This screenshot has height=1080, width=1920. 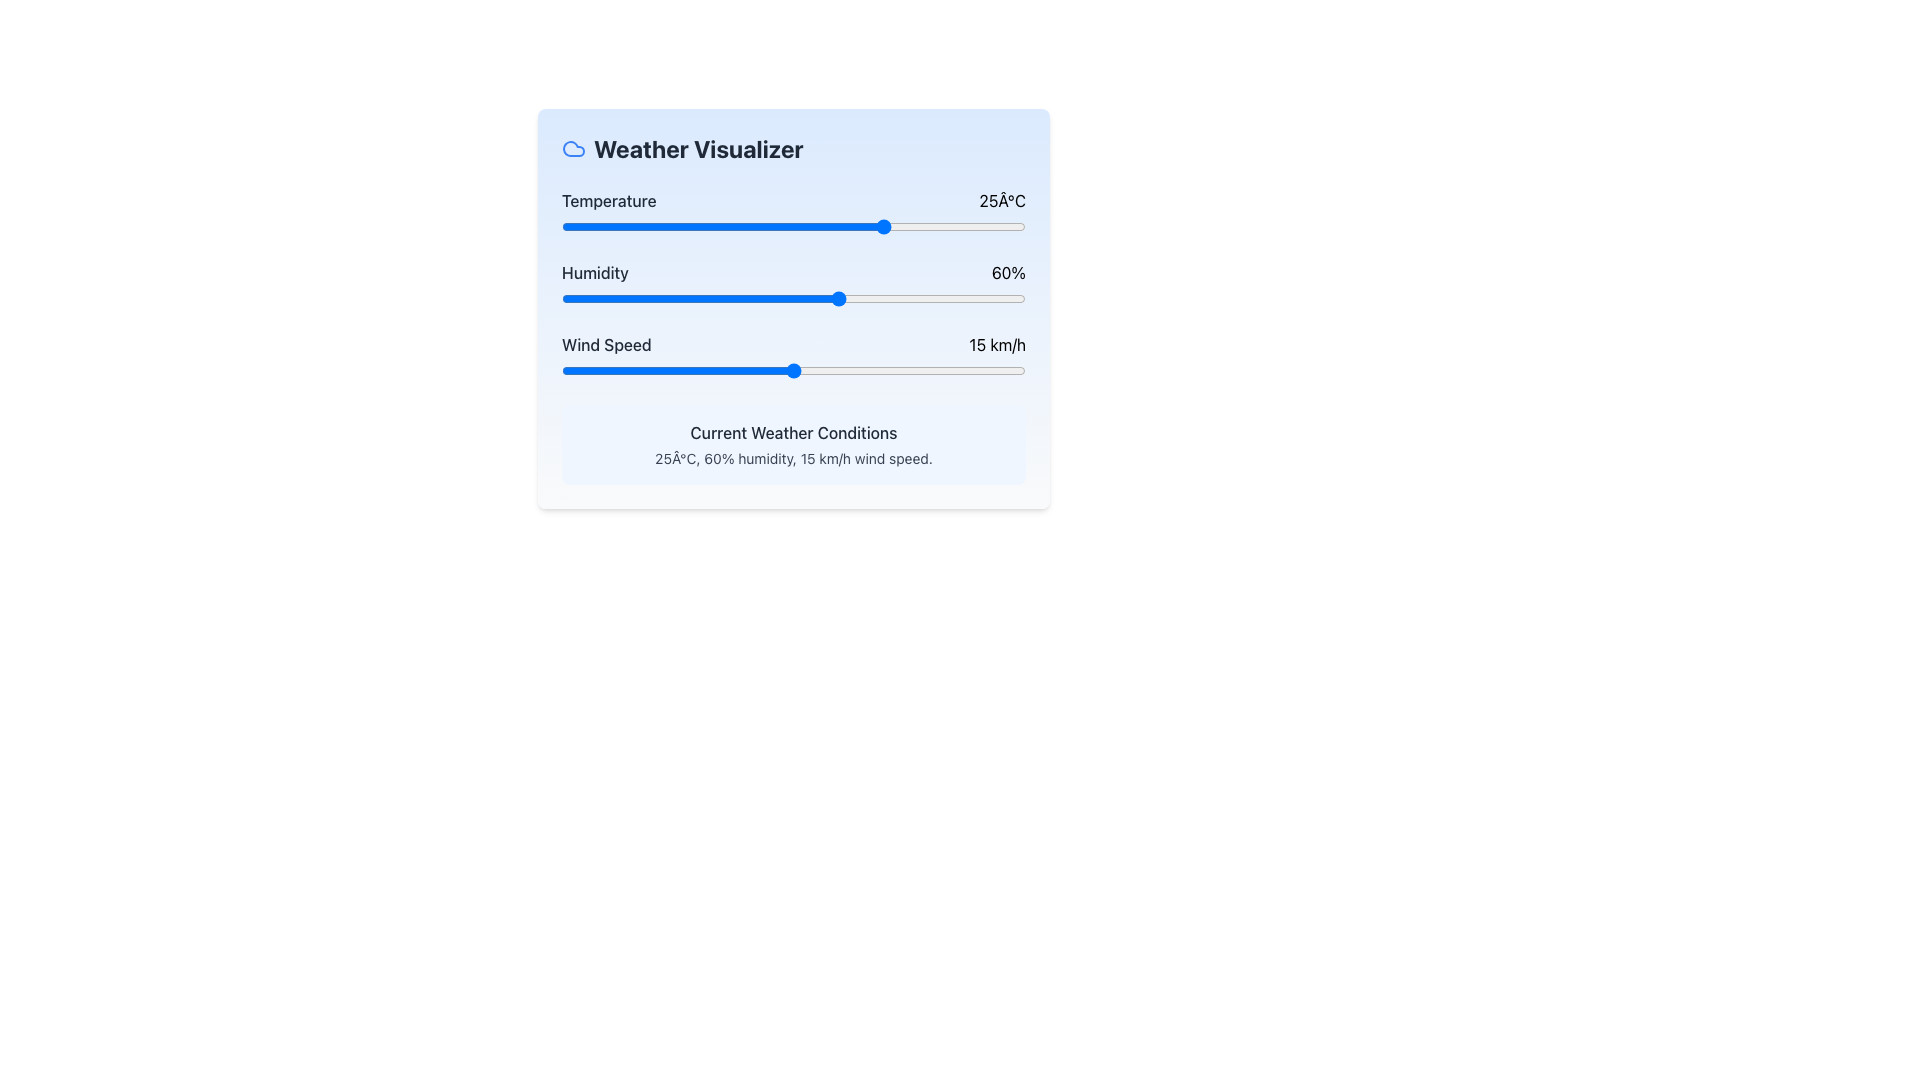 What do you see at coordinates (1002, 200) in the screenshot?
I see `the static text display showing '25Â°C', which is aligned to the right of the 'Temperature' slider` at bounding box center [1002, 200].